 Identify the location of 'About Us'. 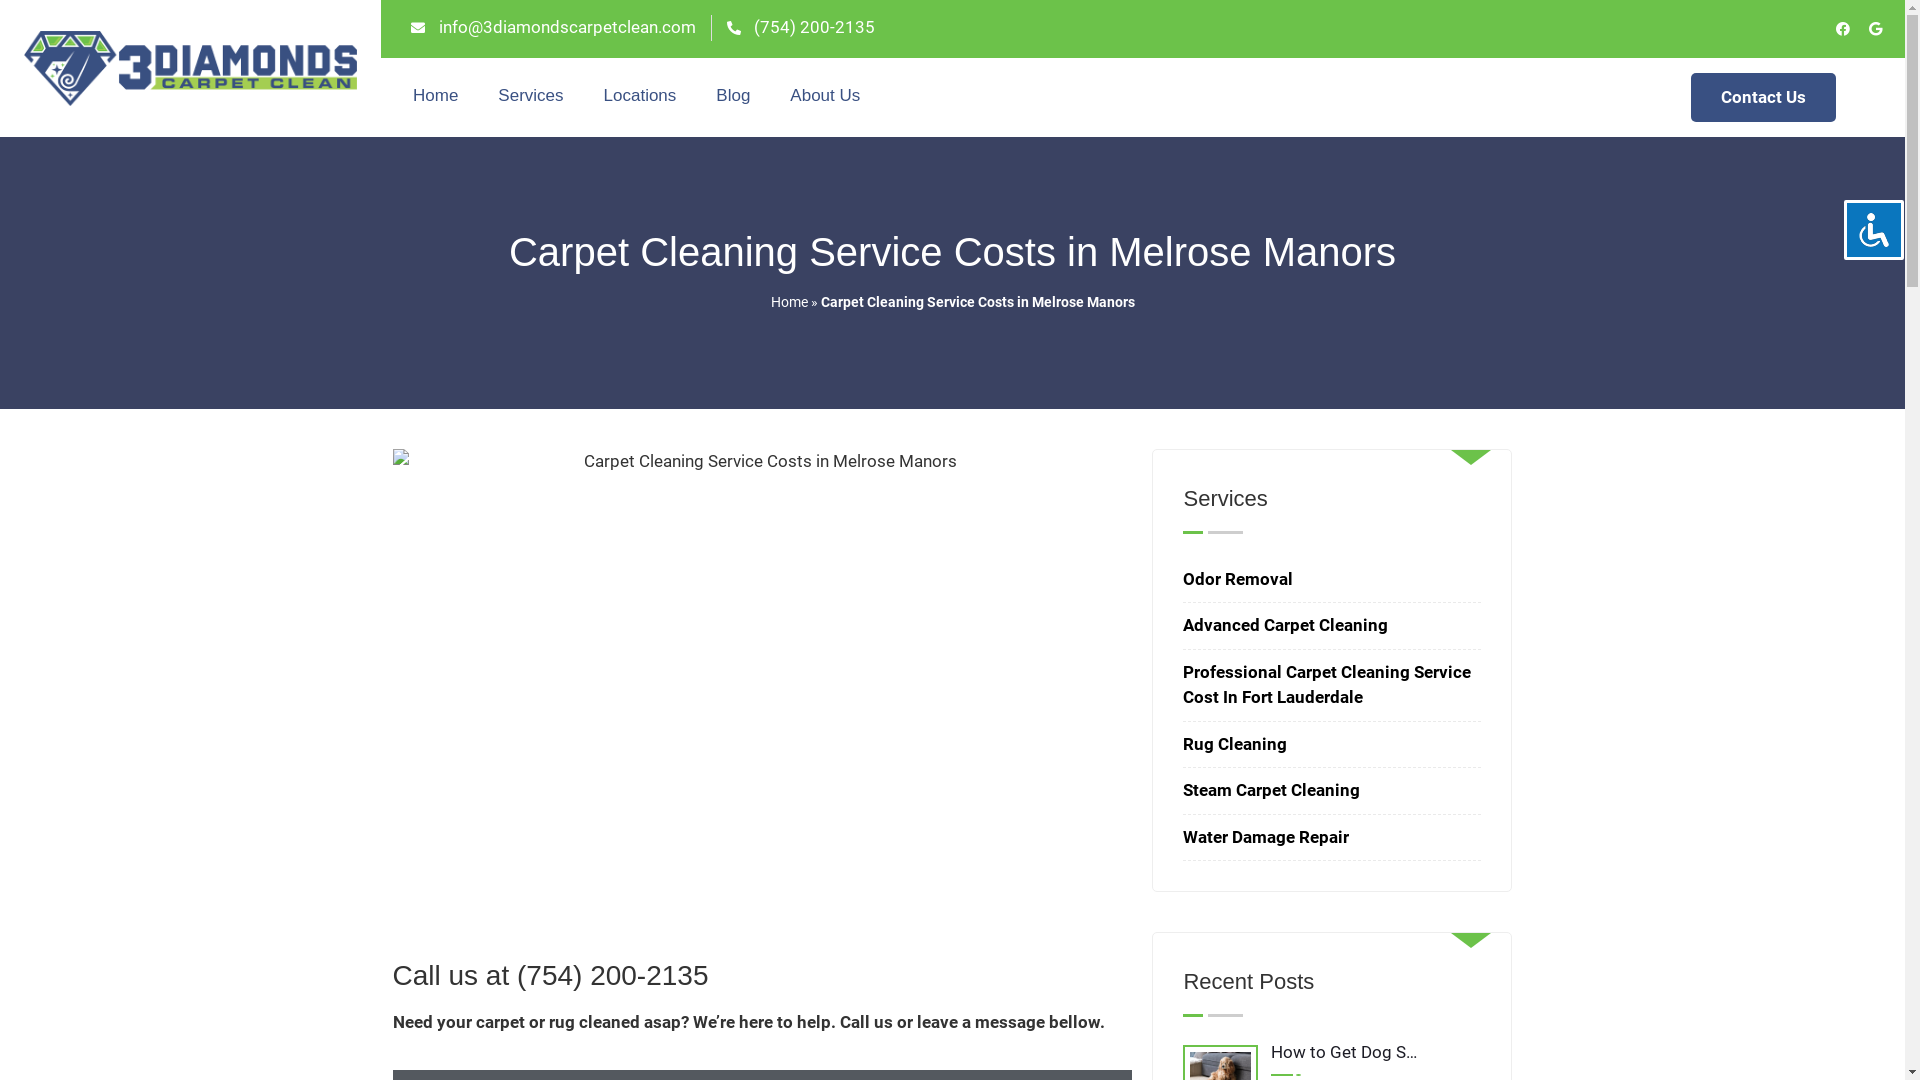
(825, 96).